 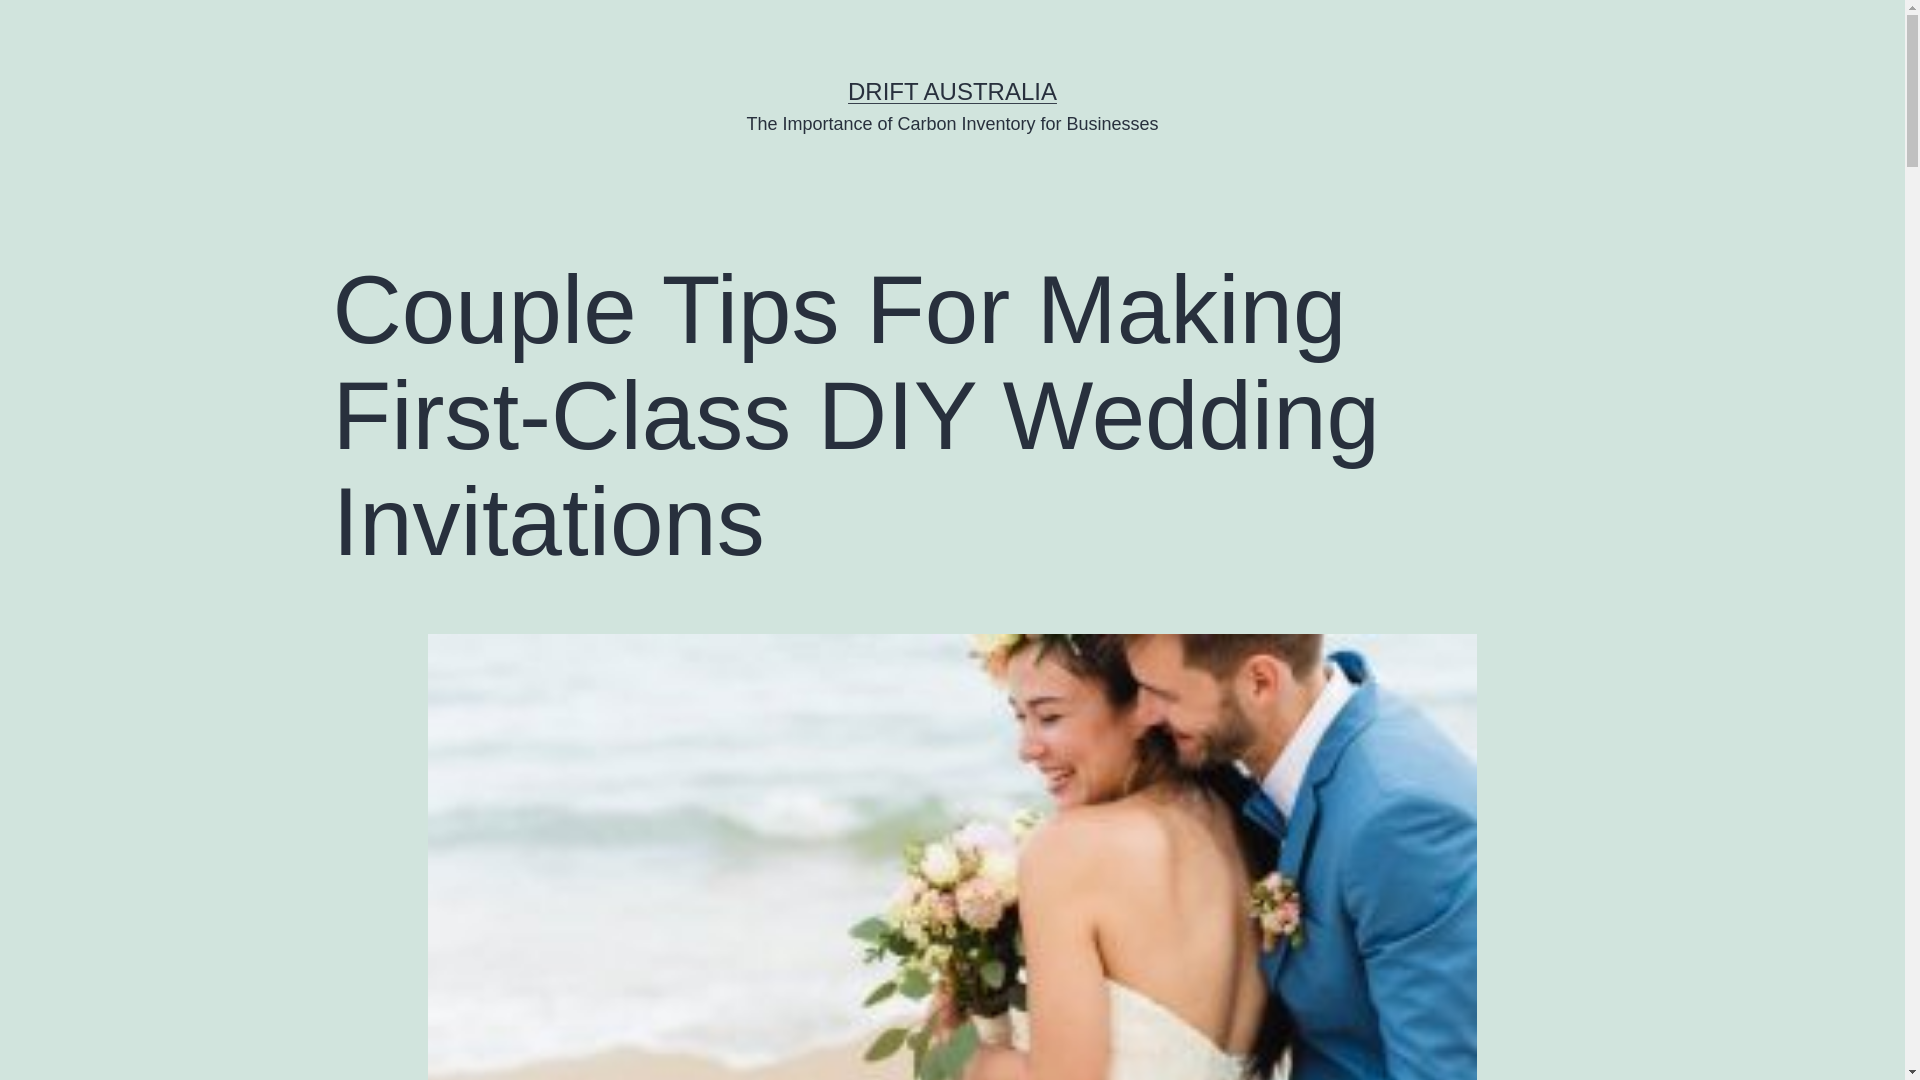 What do you see at coordinates (951, 91) in the screenshot?
I see `'DRIFT AUSTRALIA'` at bounding box center [951, 91].